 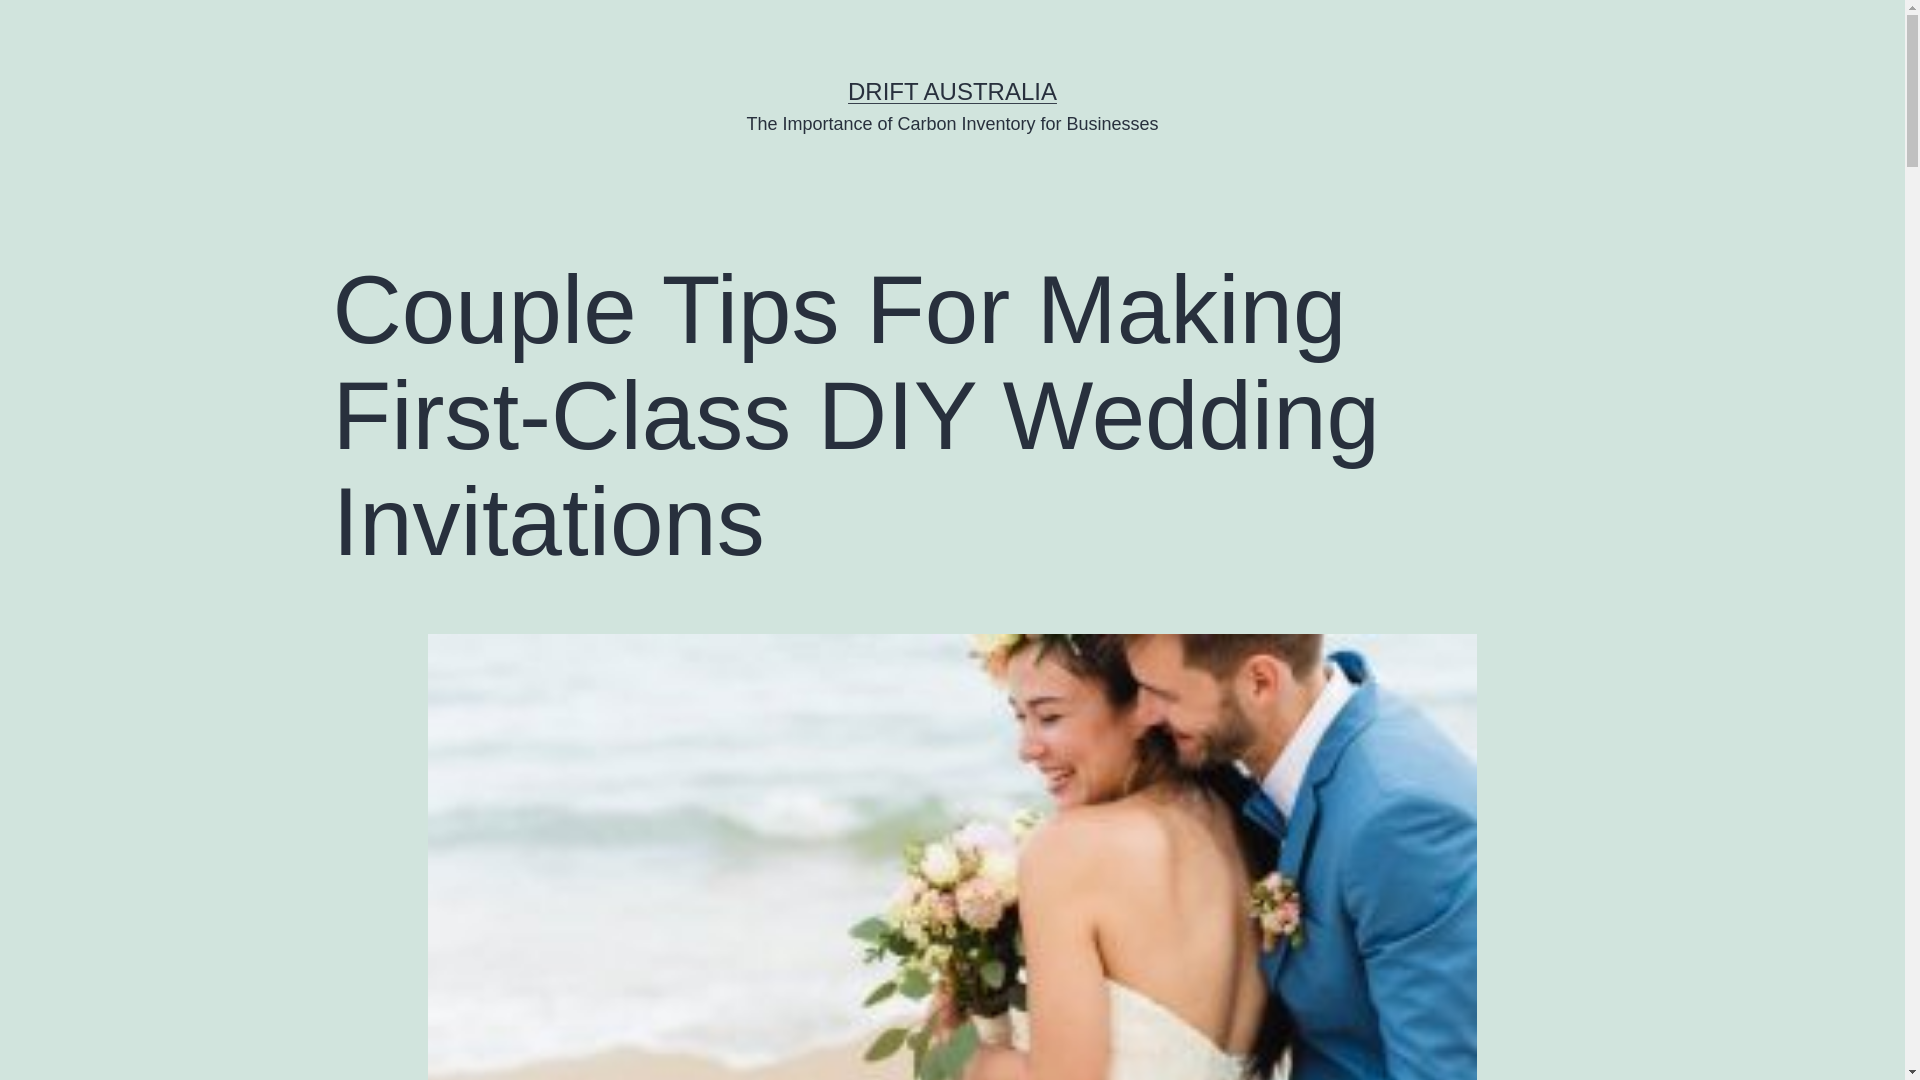 What do you see at coordinates (951, 91) in the screenshot?
I see `'DRIFT AUSTRALIA'` at bounding box center [951, 91].